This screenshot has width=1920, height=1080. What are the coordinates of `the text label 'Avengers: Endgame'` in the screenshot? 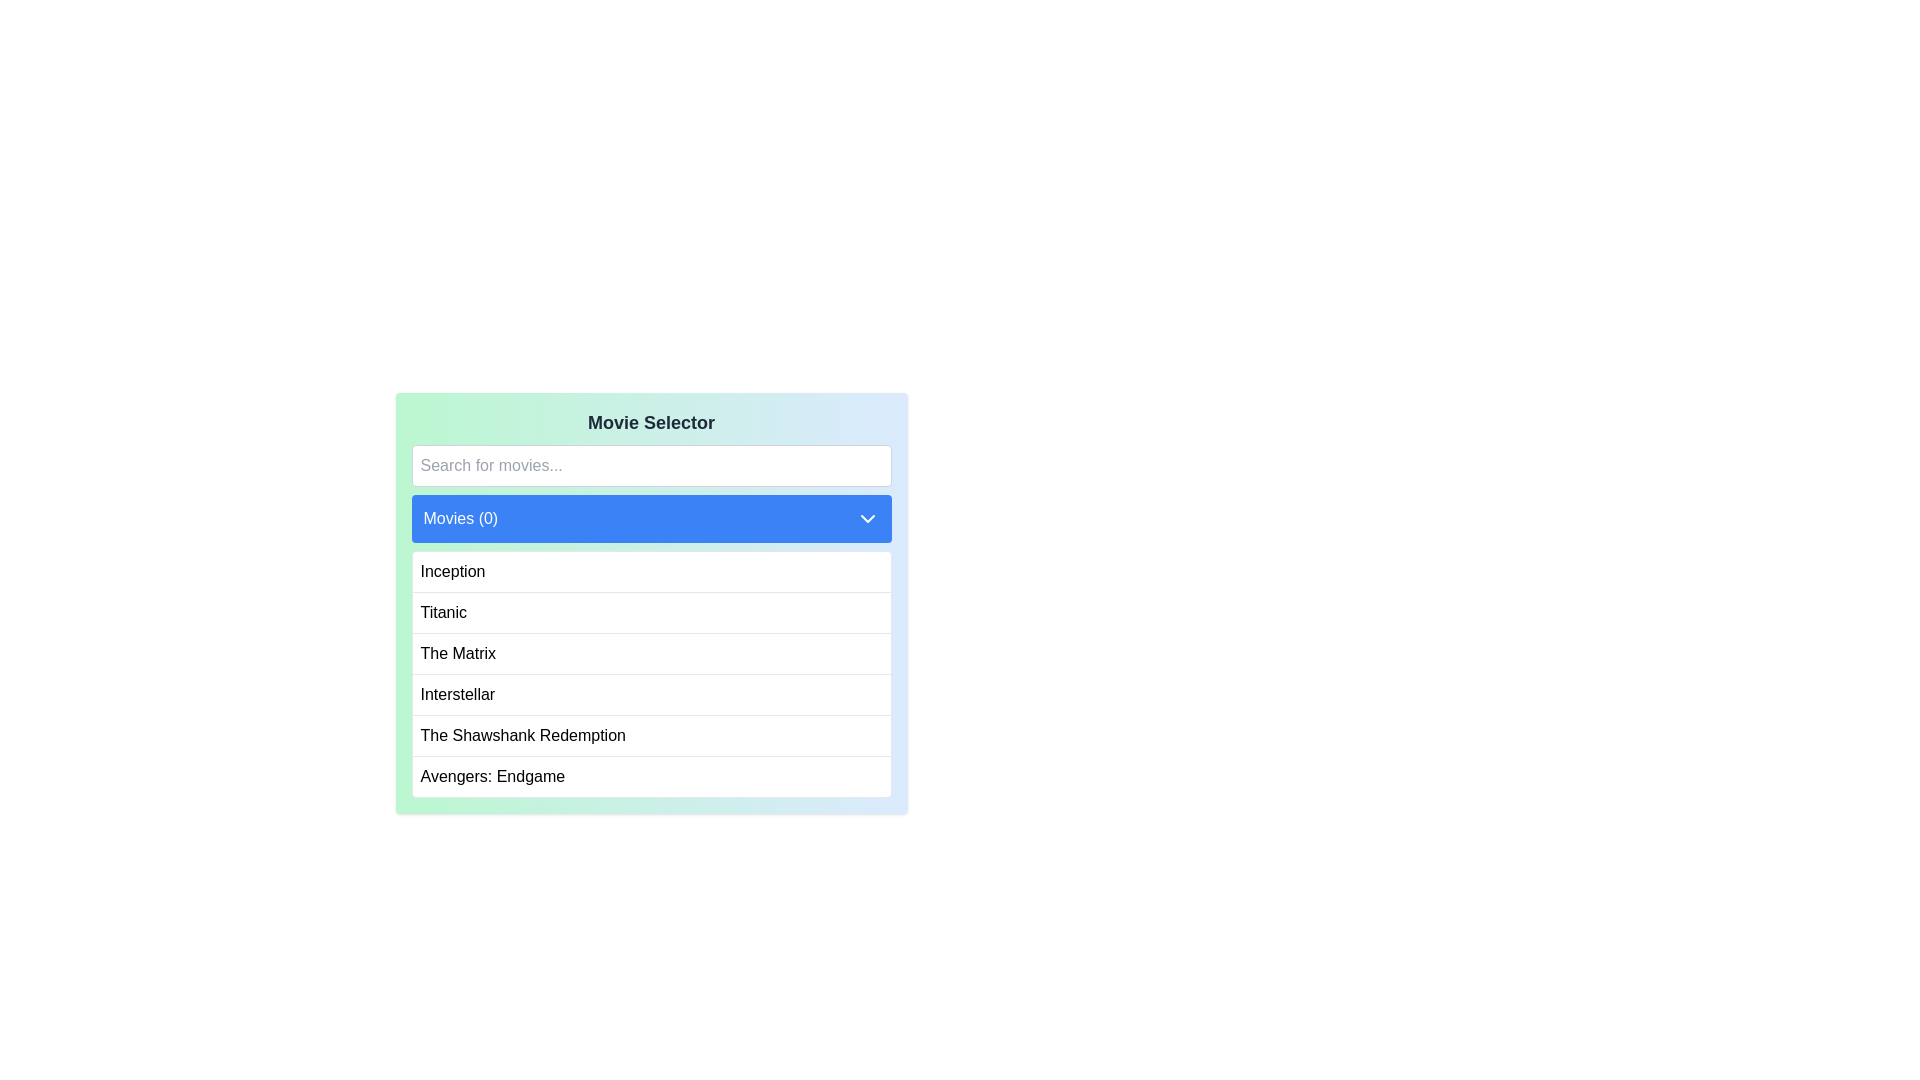 It's located at (492, 775).